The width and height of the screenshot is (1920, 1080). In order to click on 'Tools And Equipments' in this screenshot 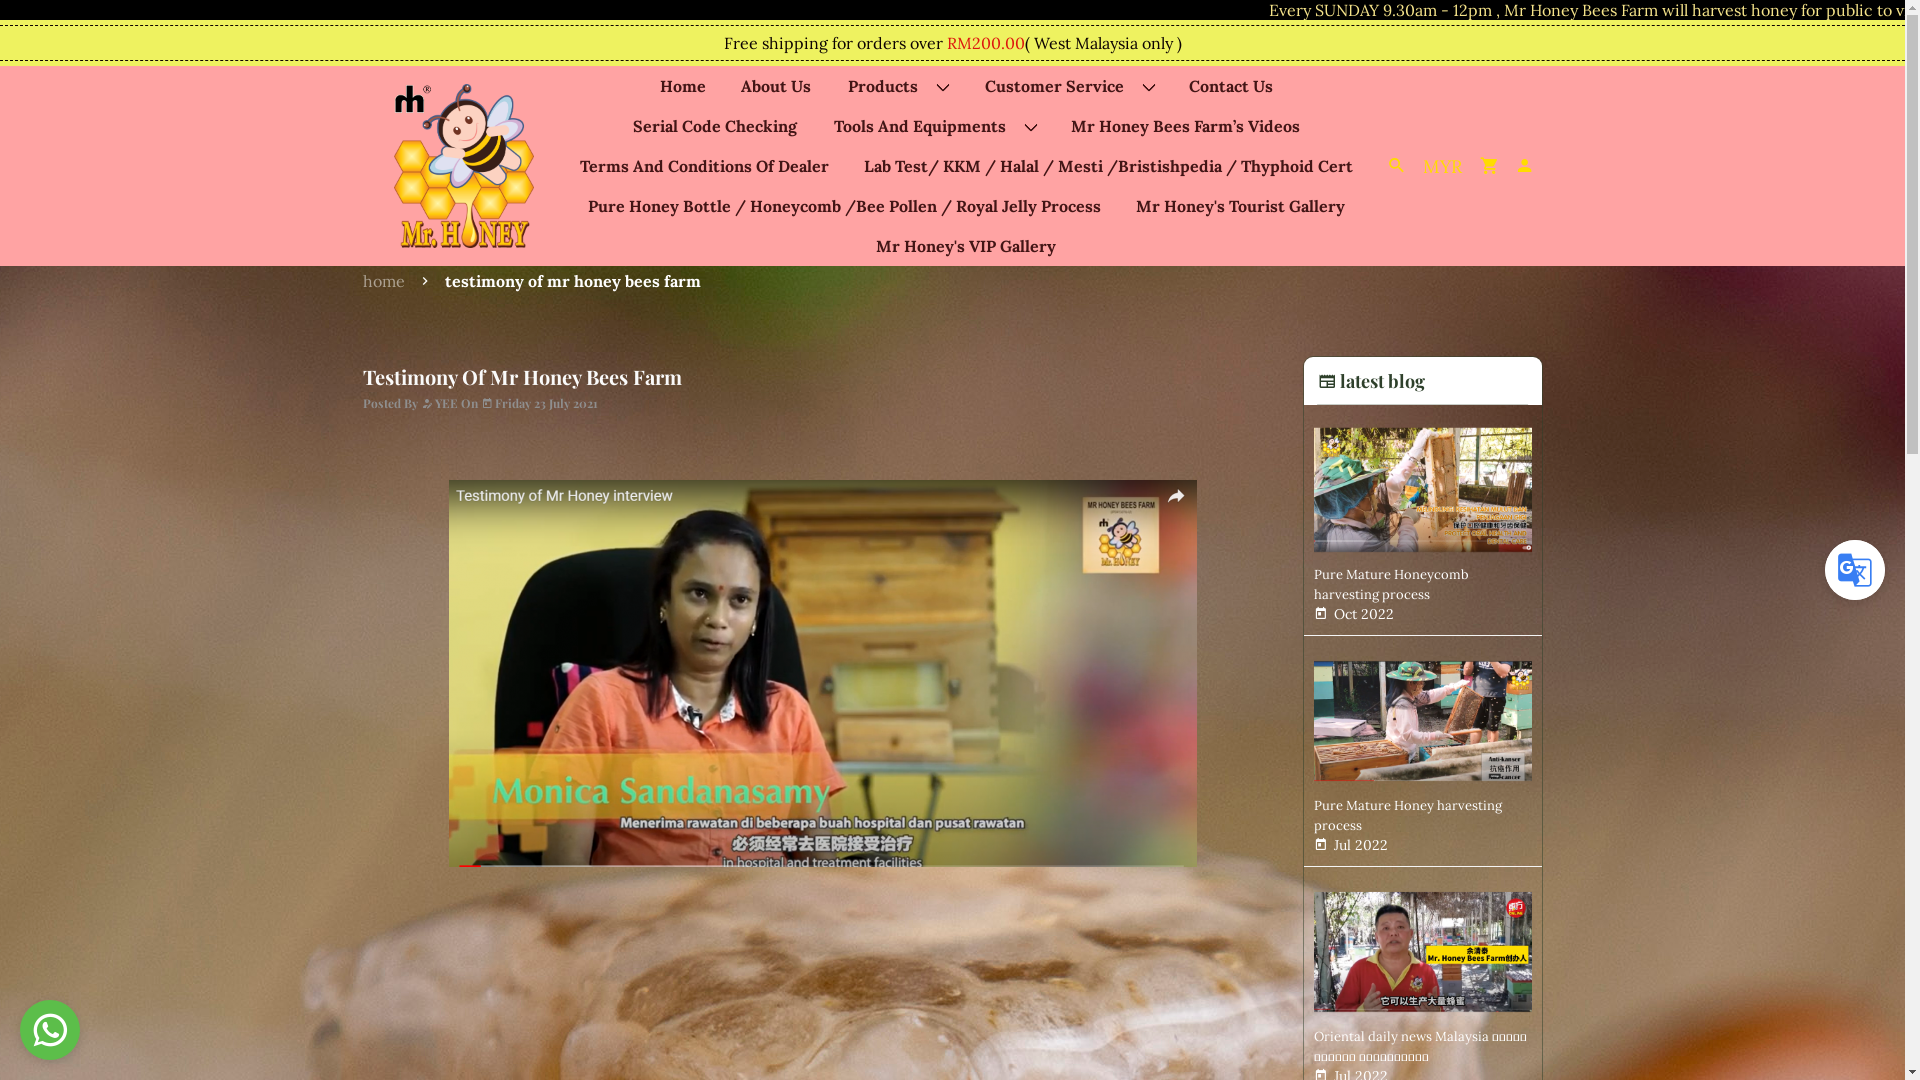, I will do `click(933, 126)`.